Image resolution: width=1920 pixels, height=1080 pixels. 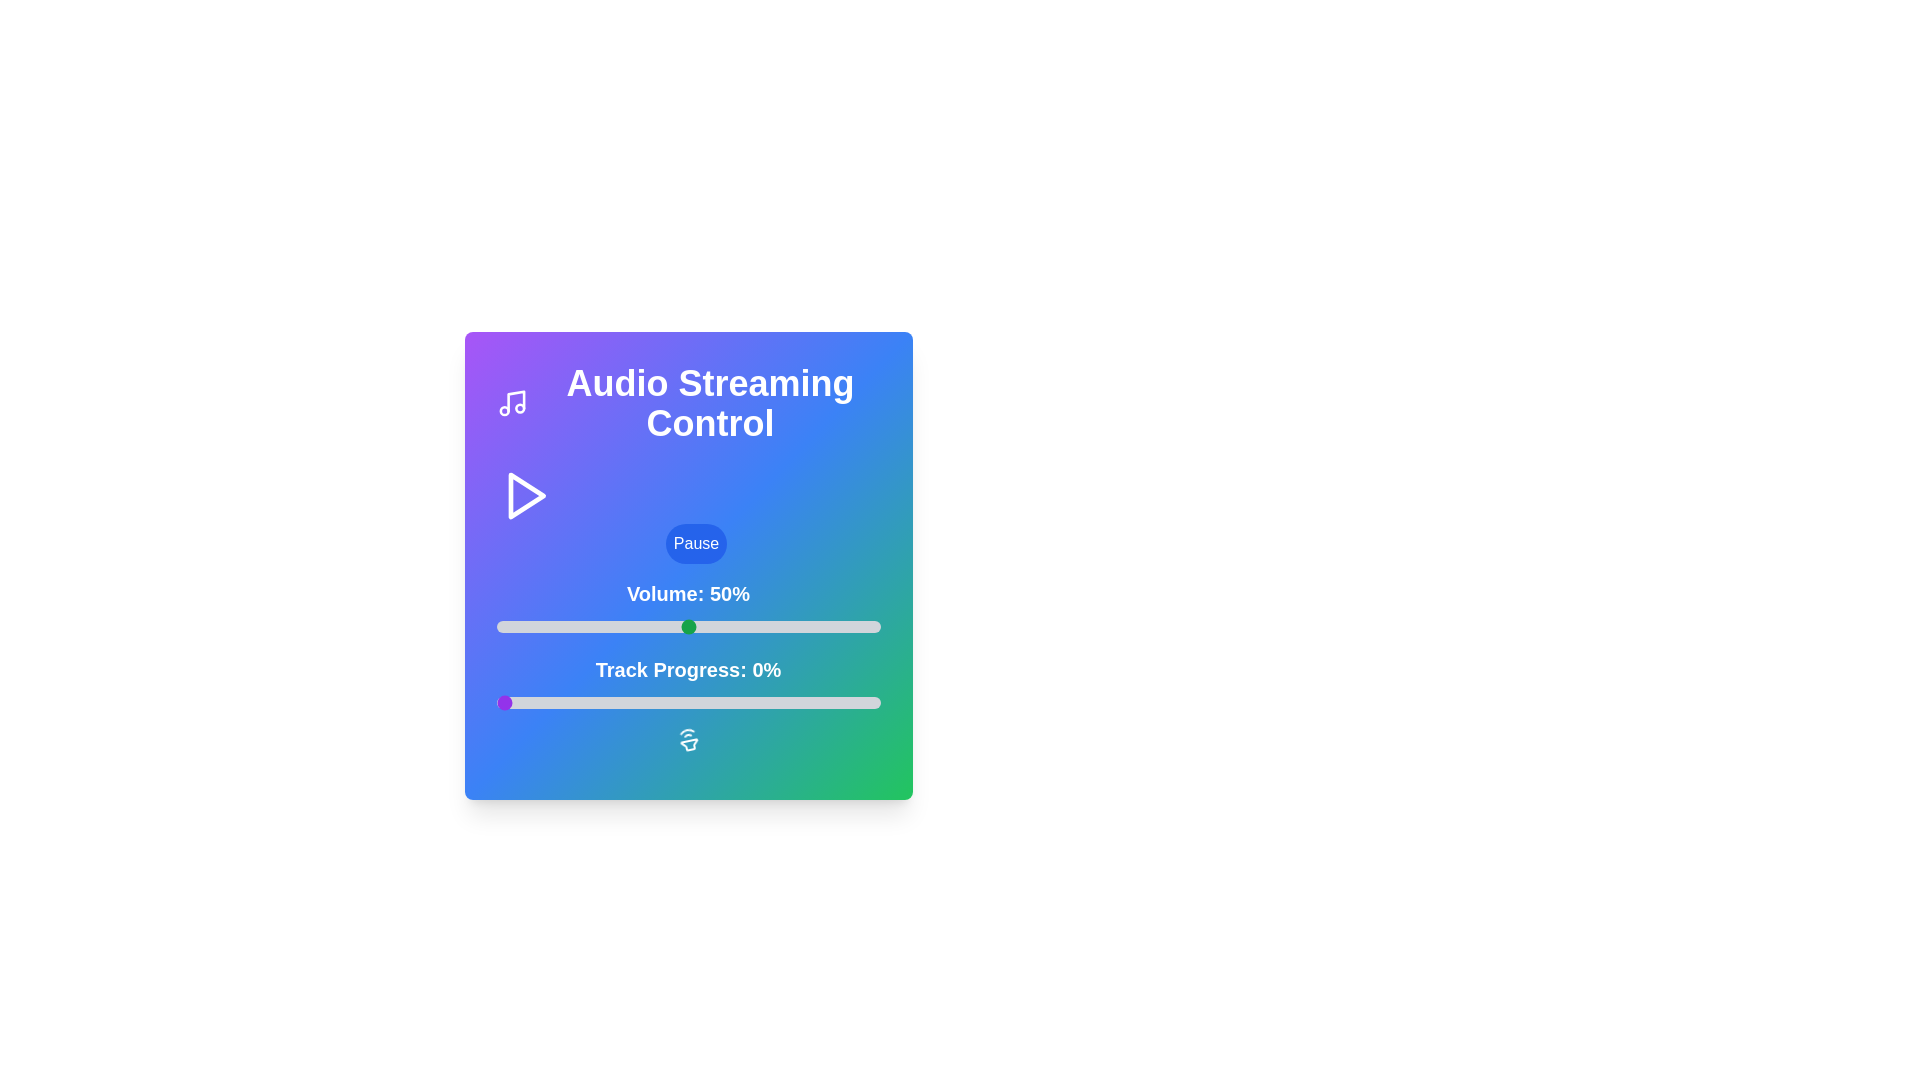 What do you see at coordinates (508, 701) in the screenshot?
I see `the track progress to 3% by interacting with the slider` at bounding box center [508, 701].